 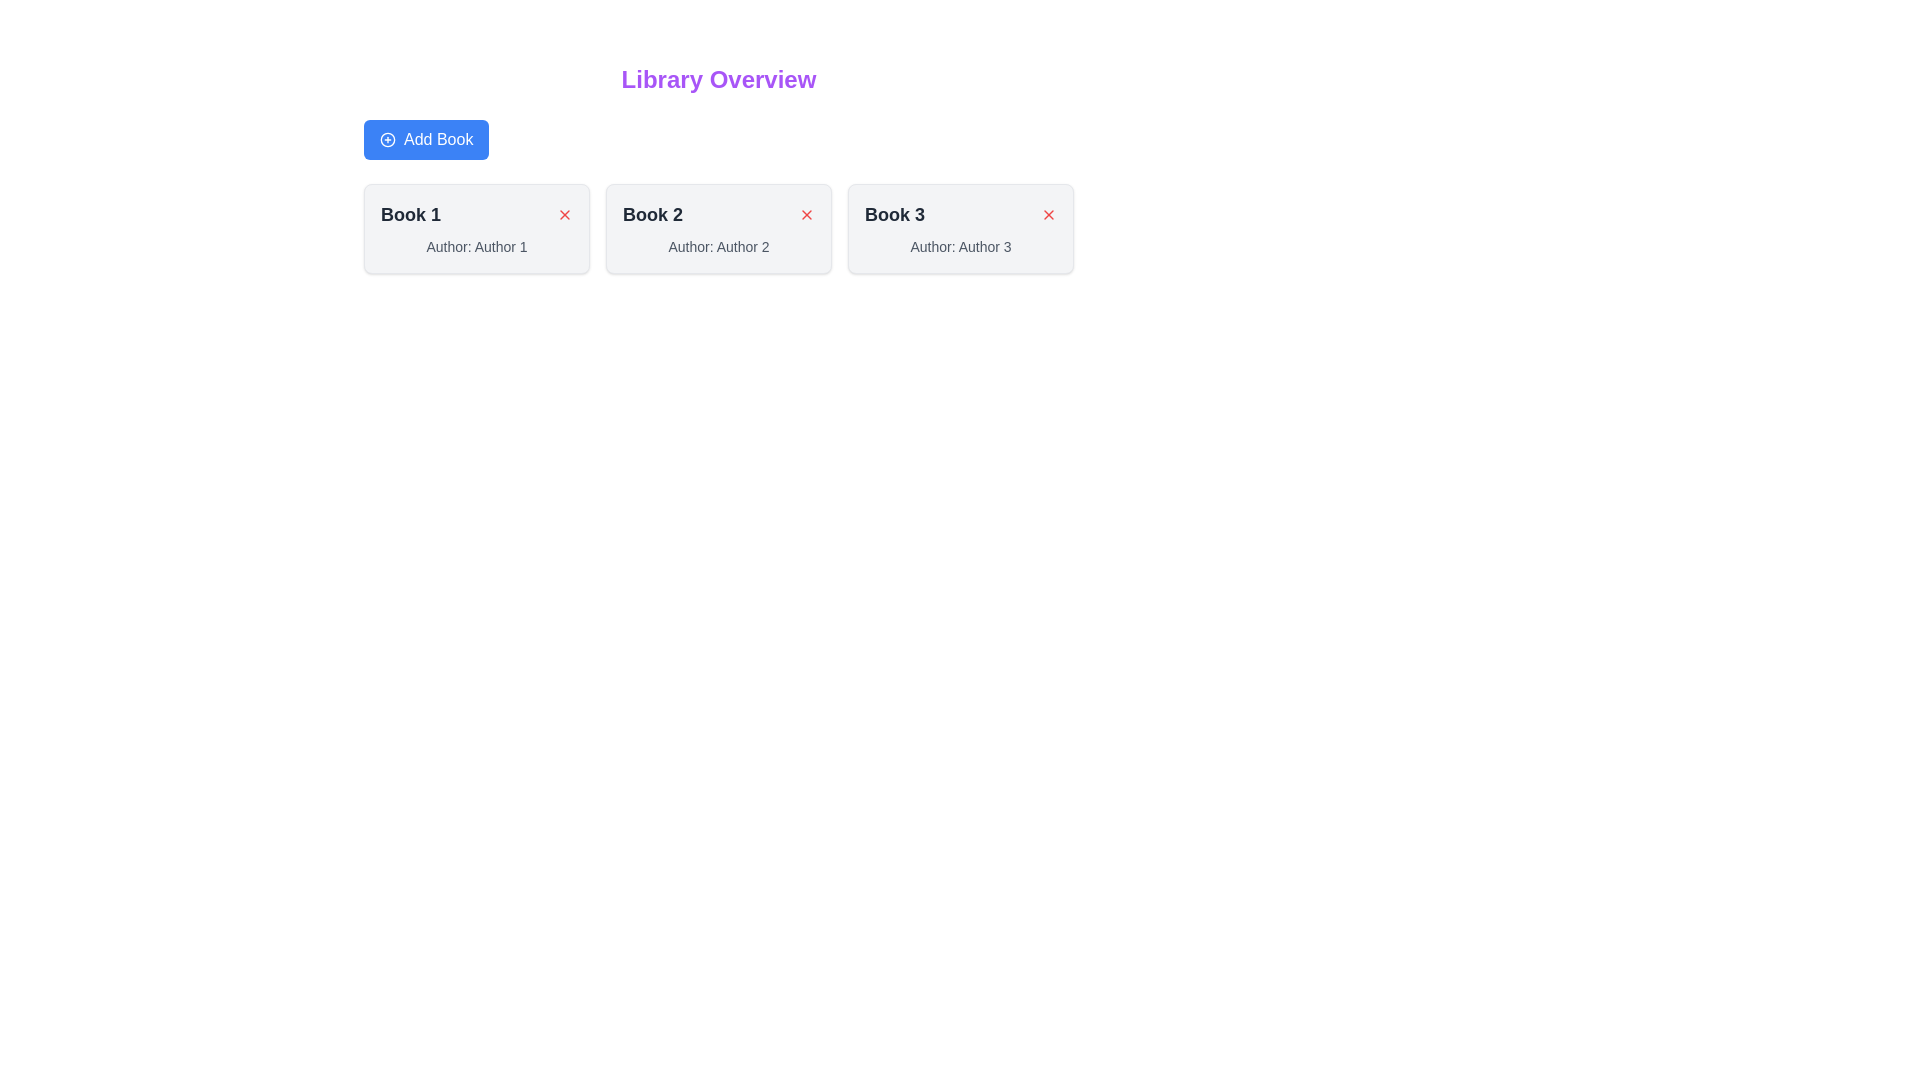 I want to click on the text label displaying 'Book 2' in a bold dark gray font, located at the top left of the second book card in the horizontal row of book cards, so click(x=652, y=215).